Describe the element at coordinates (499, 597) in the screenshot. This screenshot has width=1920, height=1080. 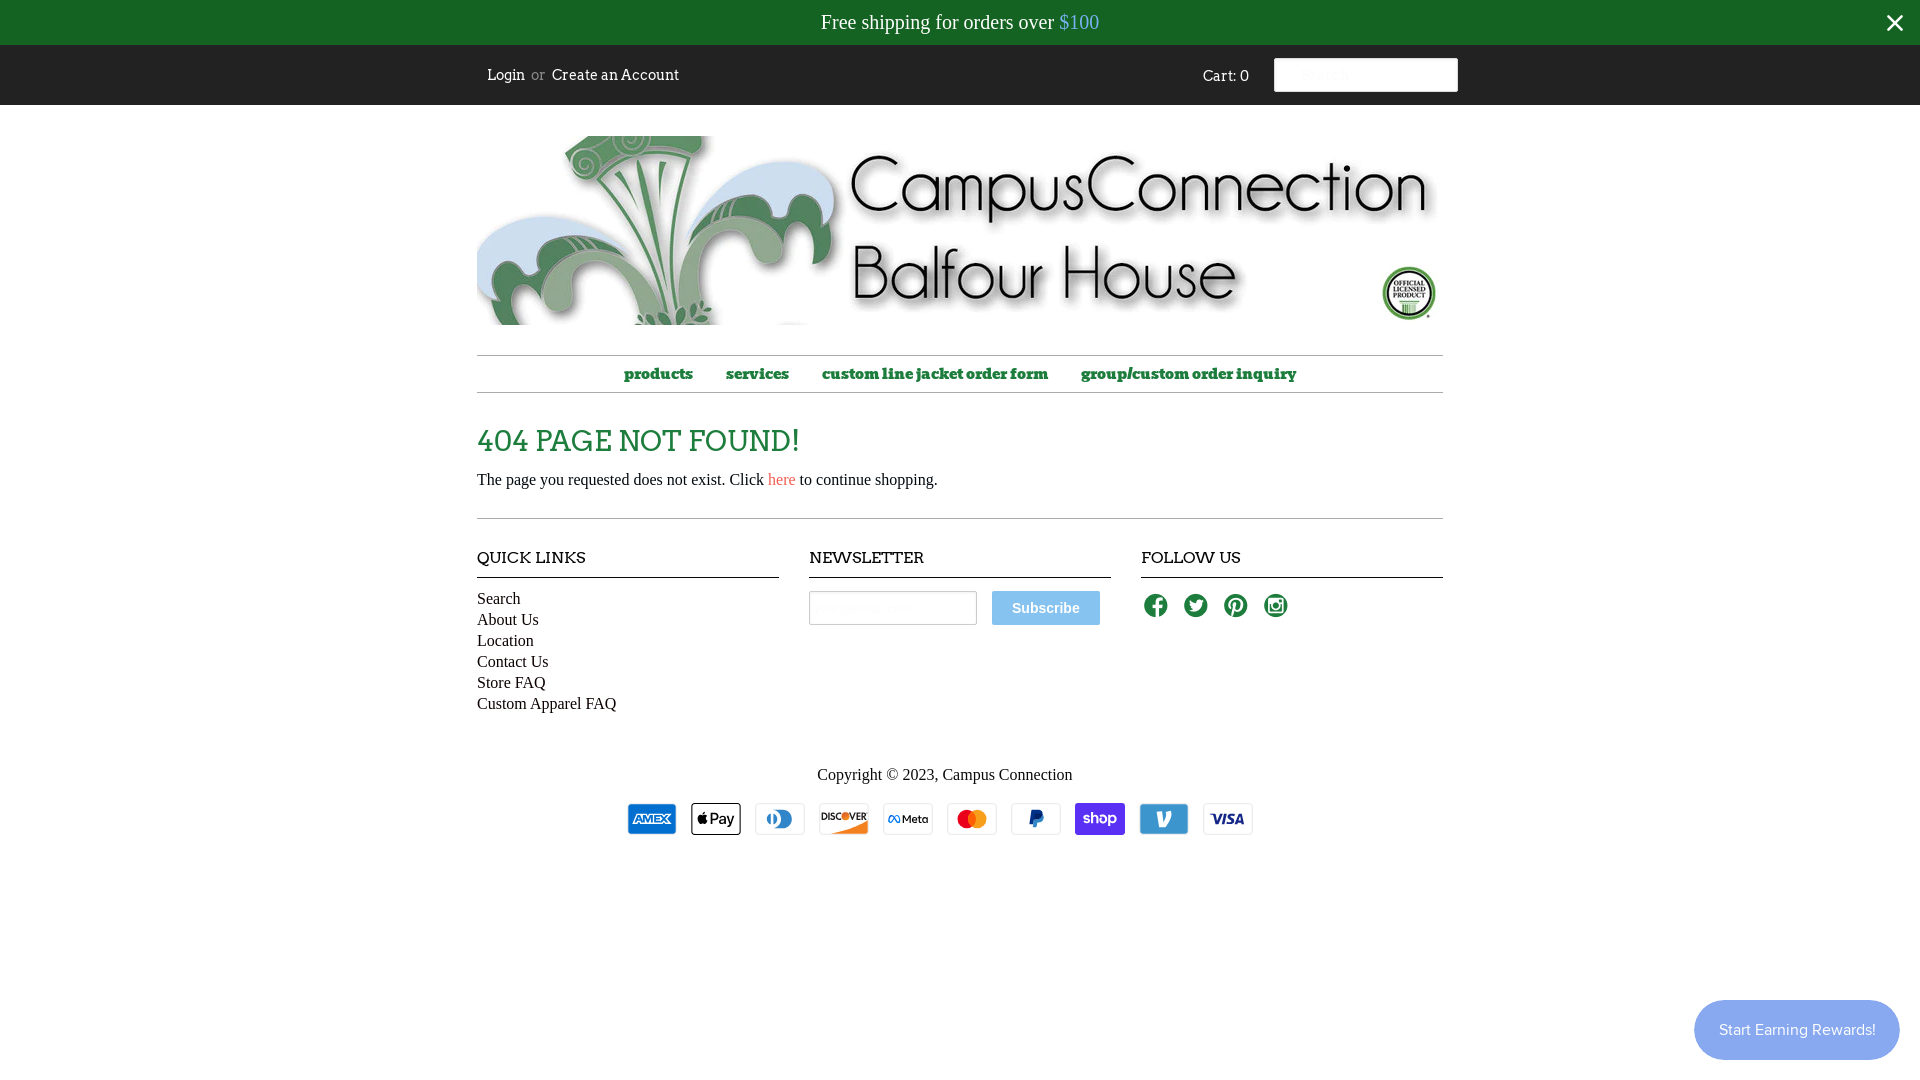
I see `'Search'` at that location.